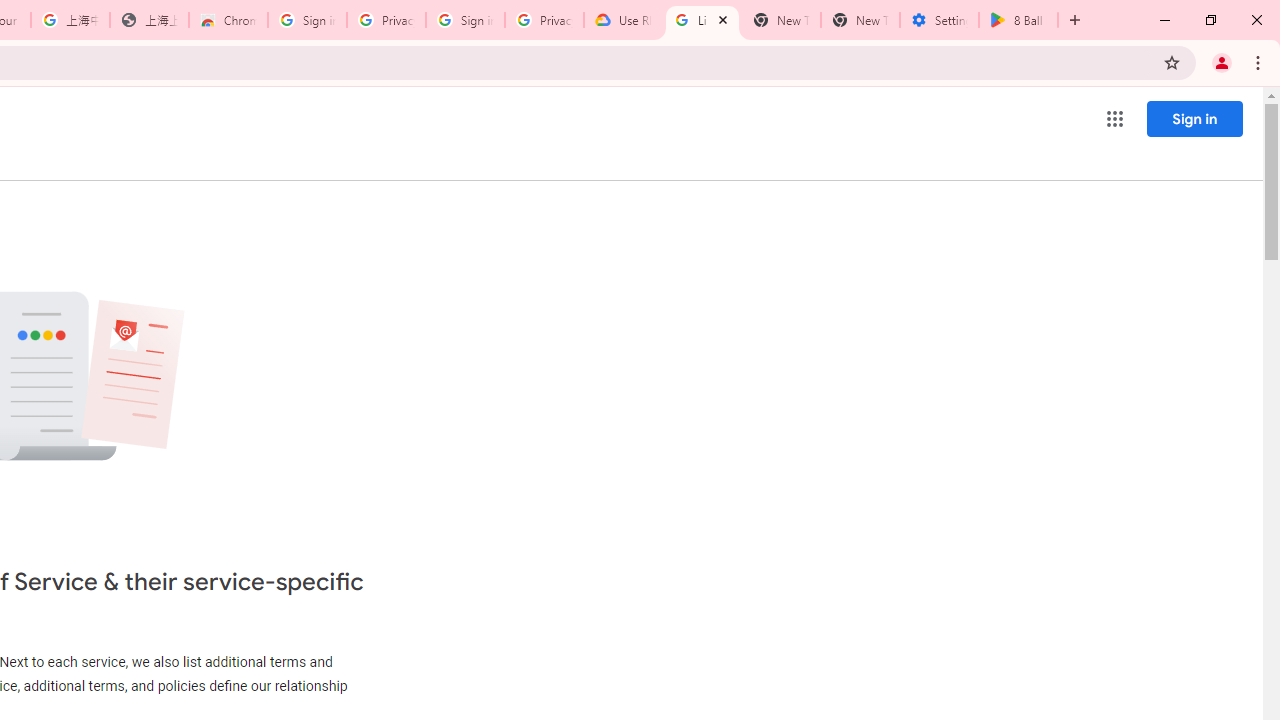  What do you see at coordinates (860, 20) in the screenshot?
I see `'New Tab'` at bounding box center [860, 20].